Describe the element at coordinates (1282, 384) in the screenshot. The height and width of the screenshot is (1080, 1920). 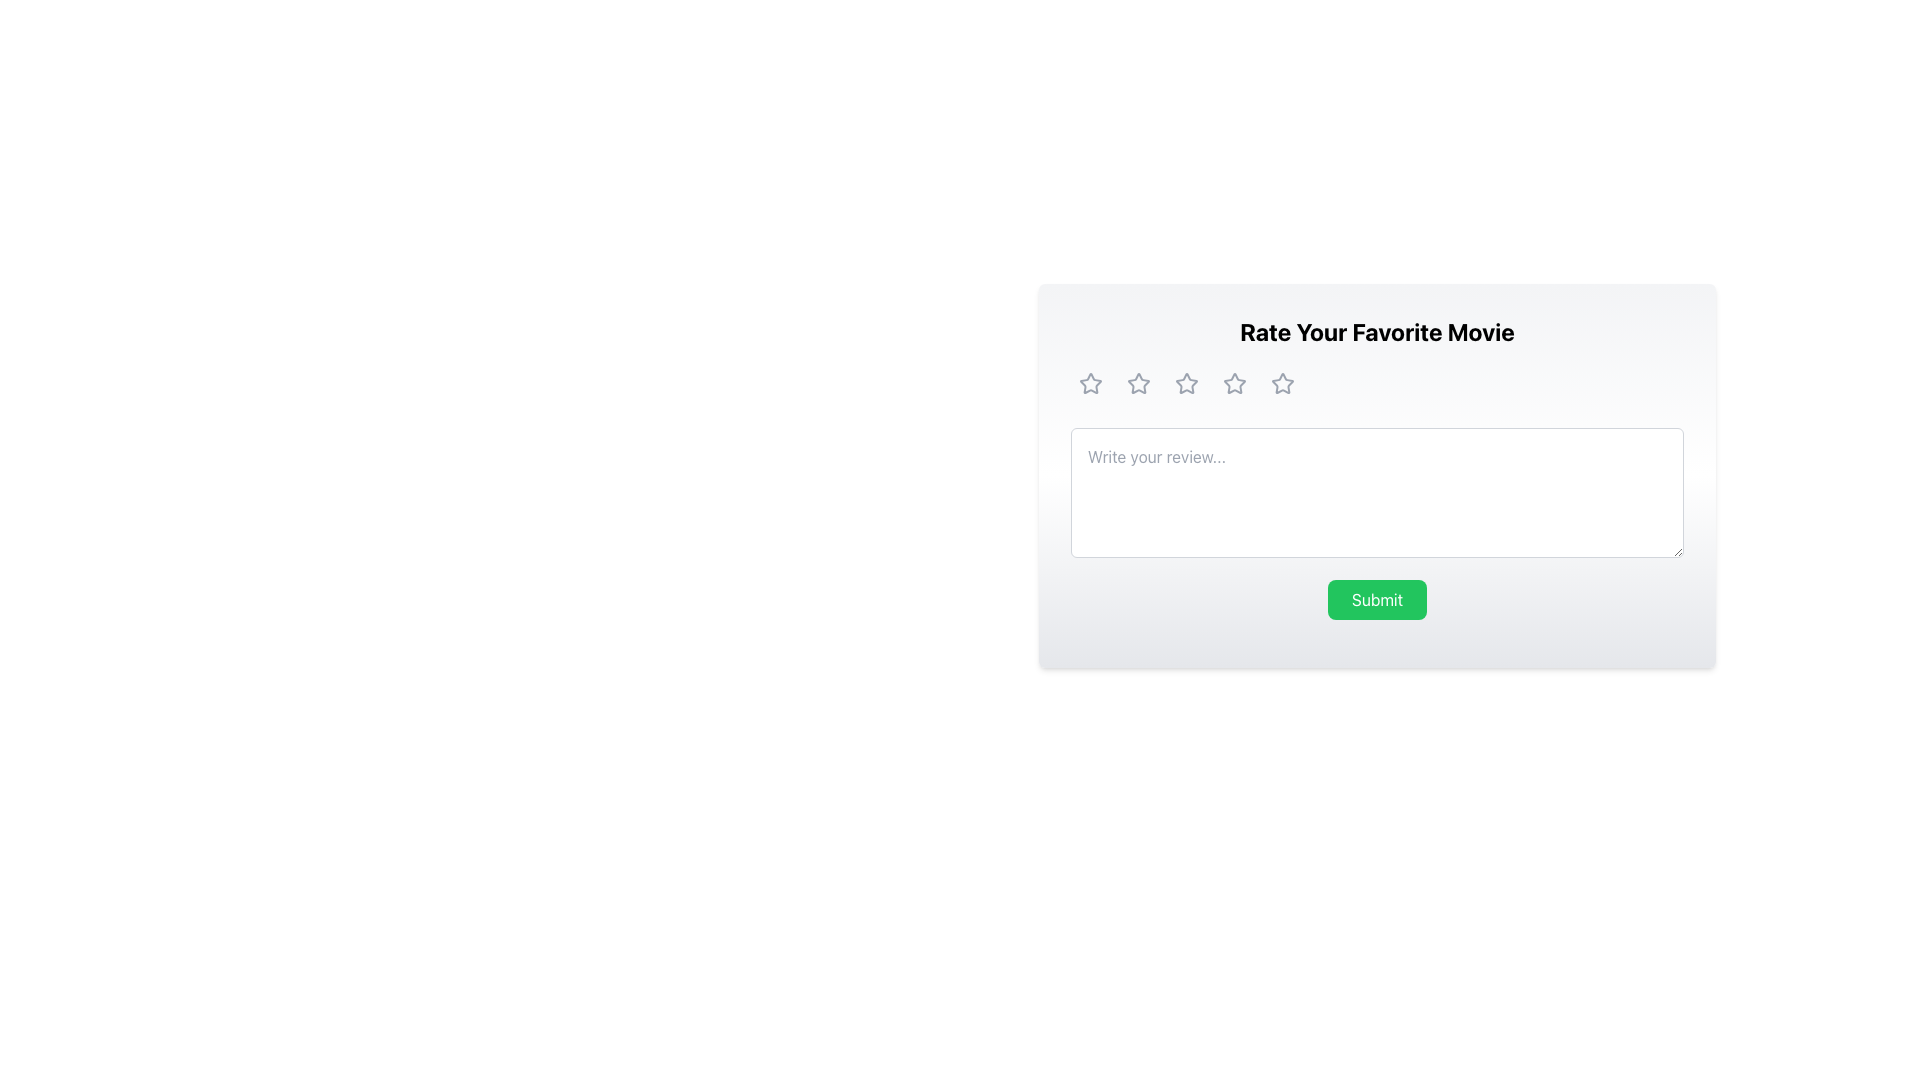
I see `the fifth star icon in the five-star rating system` at that location.